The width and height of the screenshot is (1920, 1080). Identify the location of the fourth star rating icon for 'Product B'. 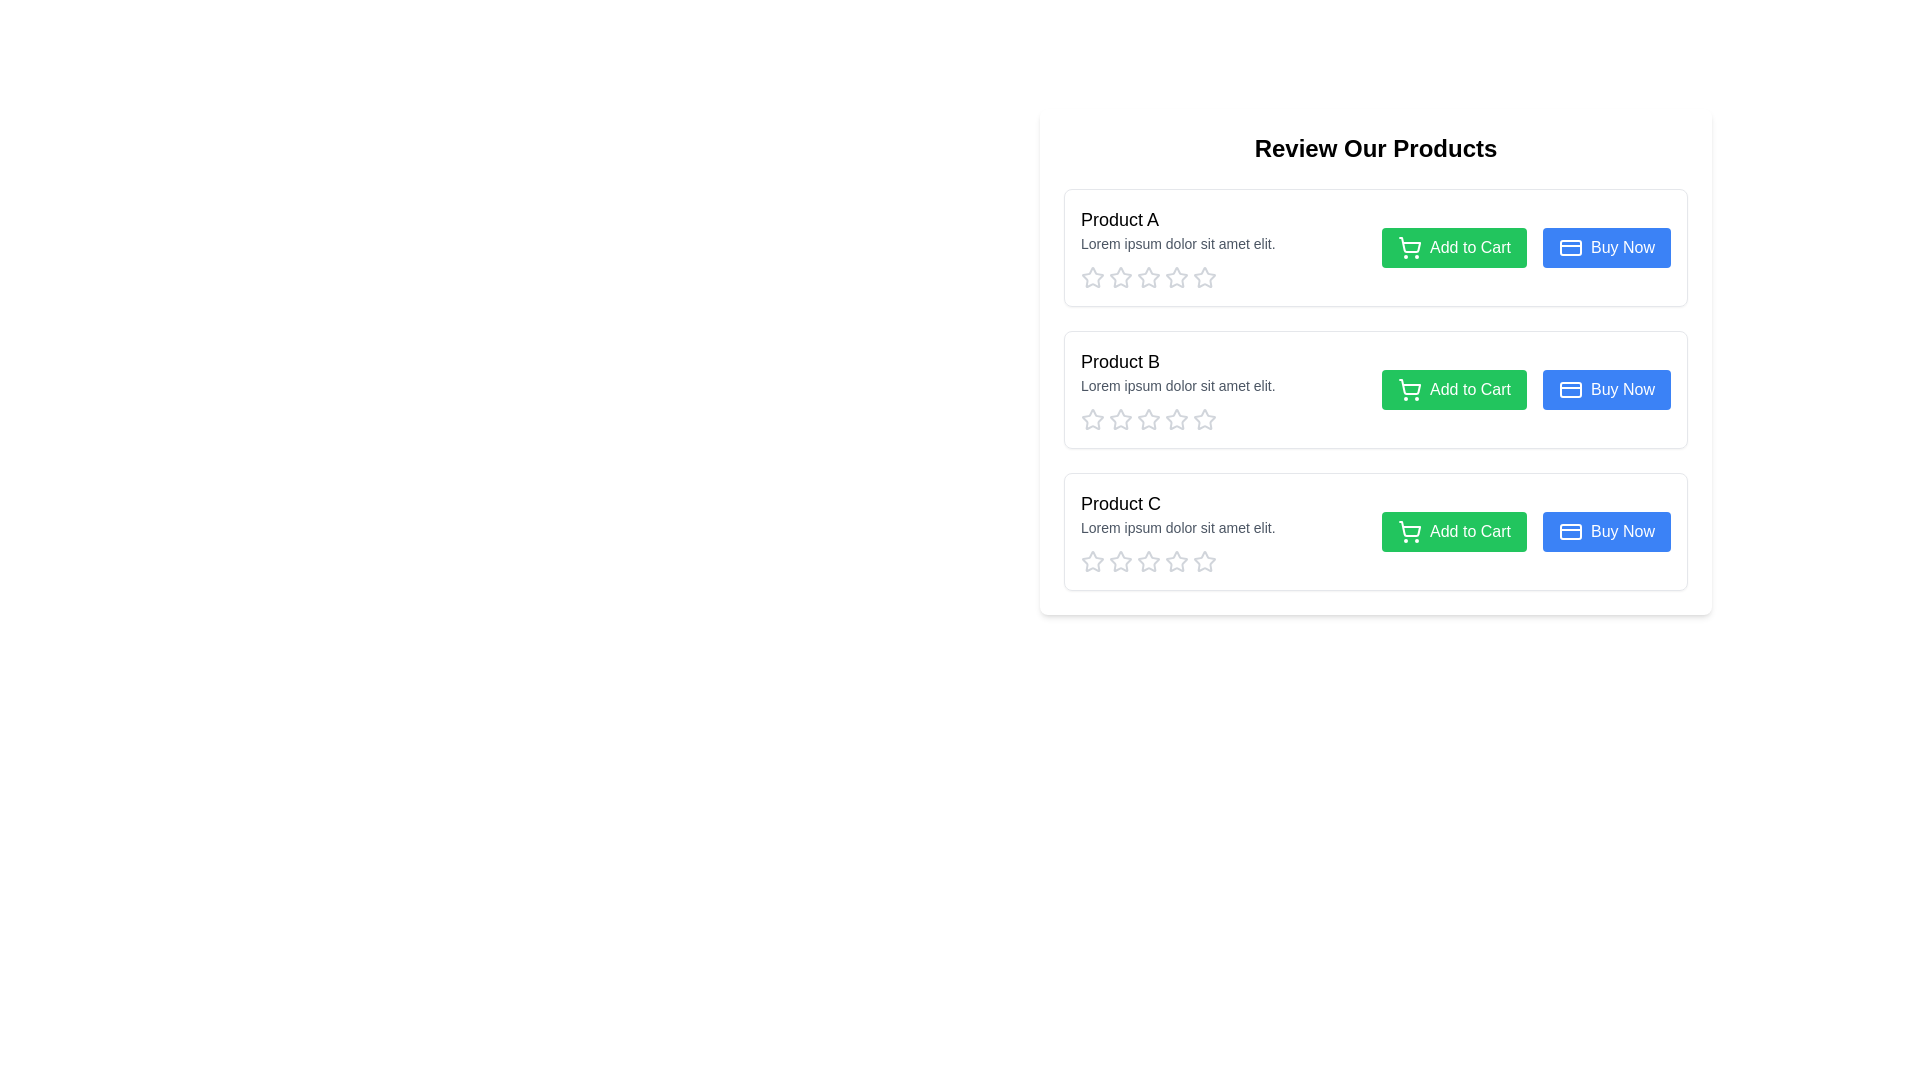
(1203, 418).